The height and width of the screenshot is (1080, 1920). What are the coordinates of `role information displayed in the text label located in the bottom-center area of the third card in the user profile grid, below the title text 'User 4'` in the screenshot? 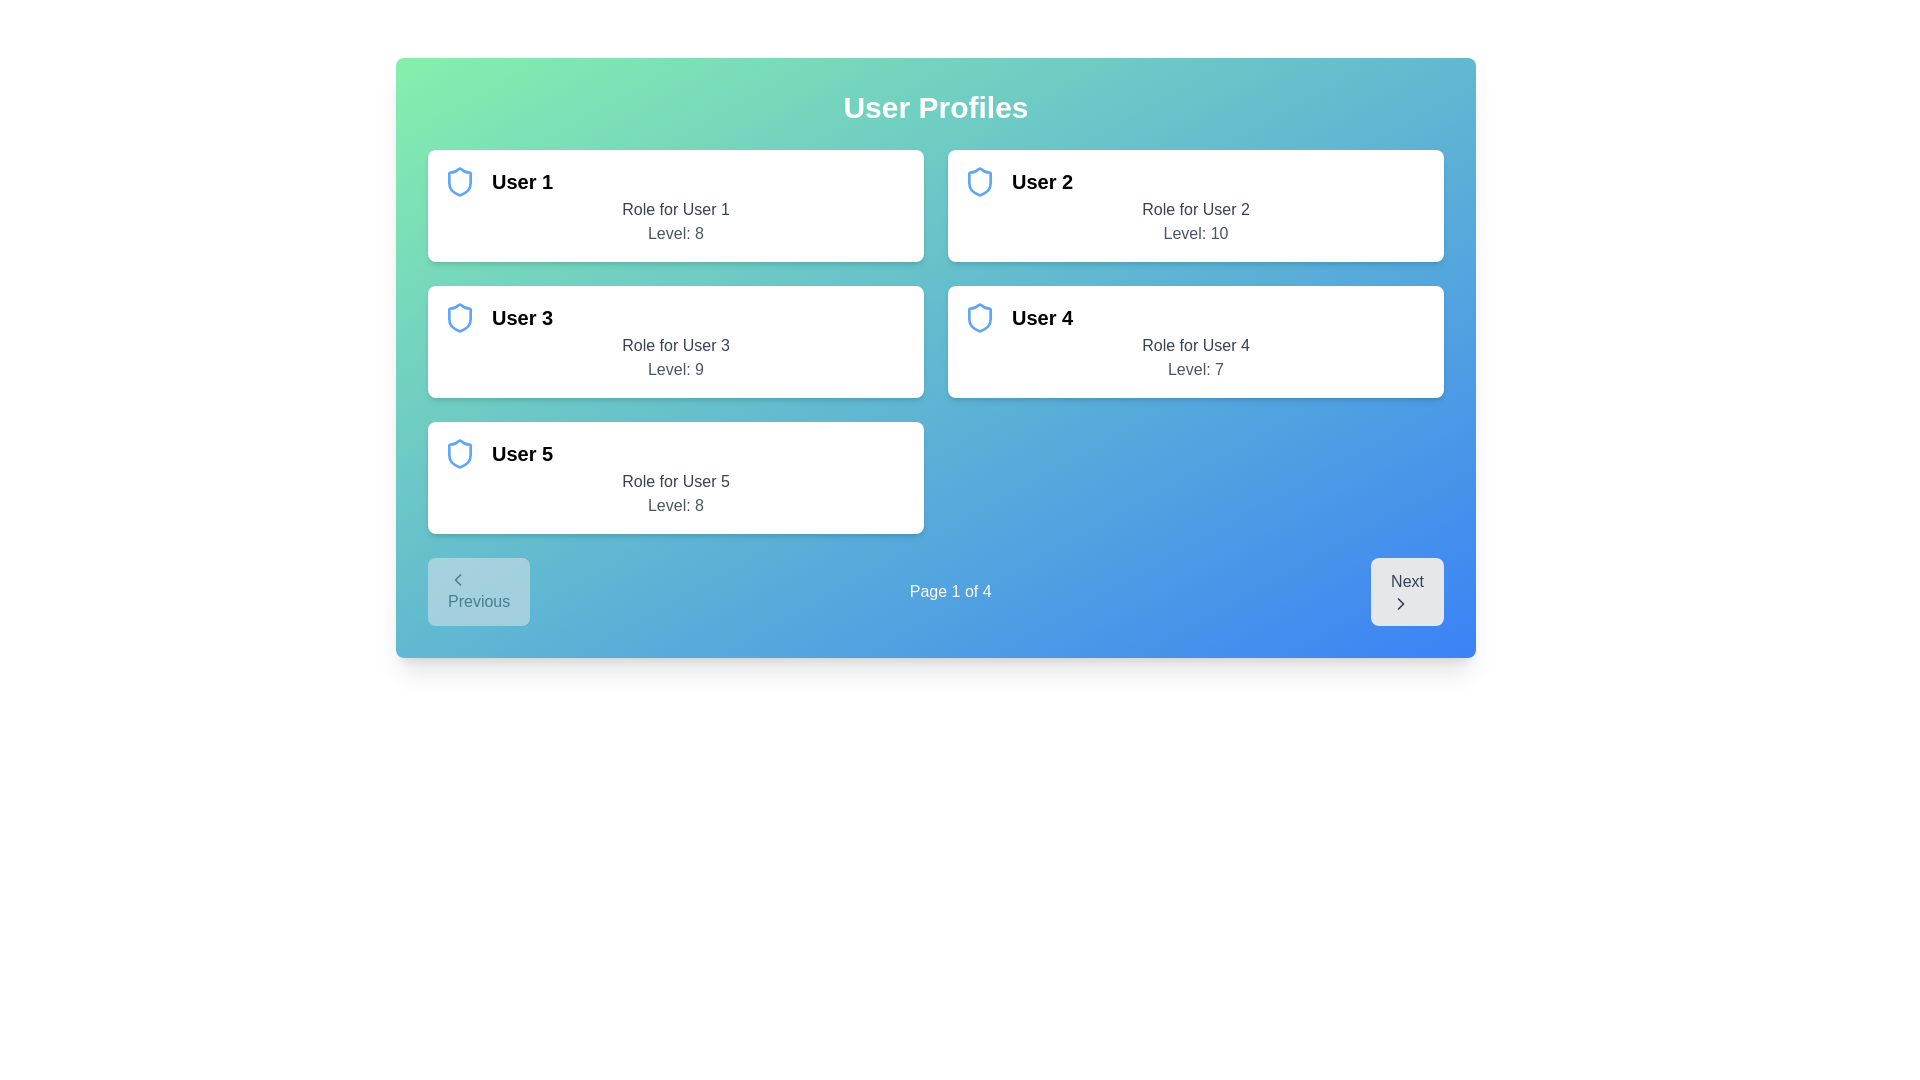 It's located at (1195, 345).